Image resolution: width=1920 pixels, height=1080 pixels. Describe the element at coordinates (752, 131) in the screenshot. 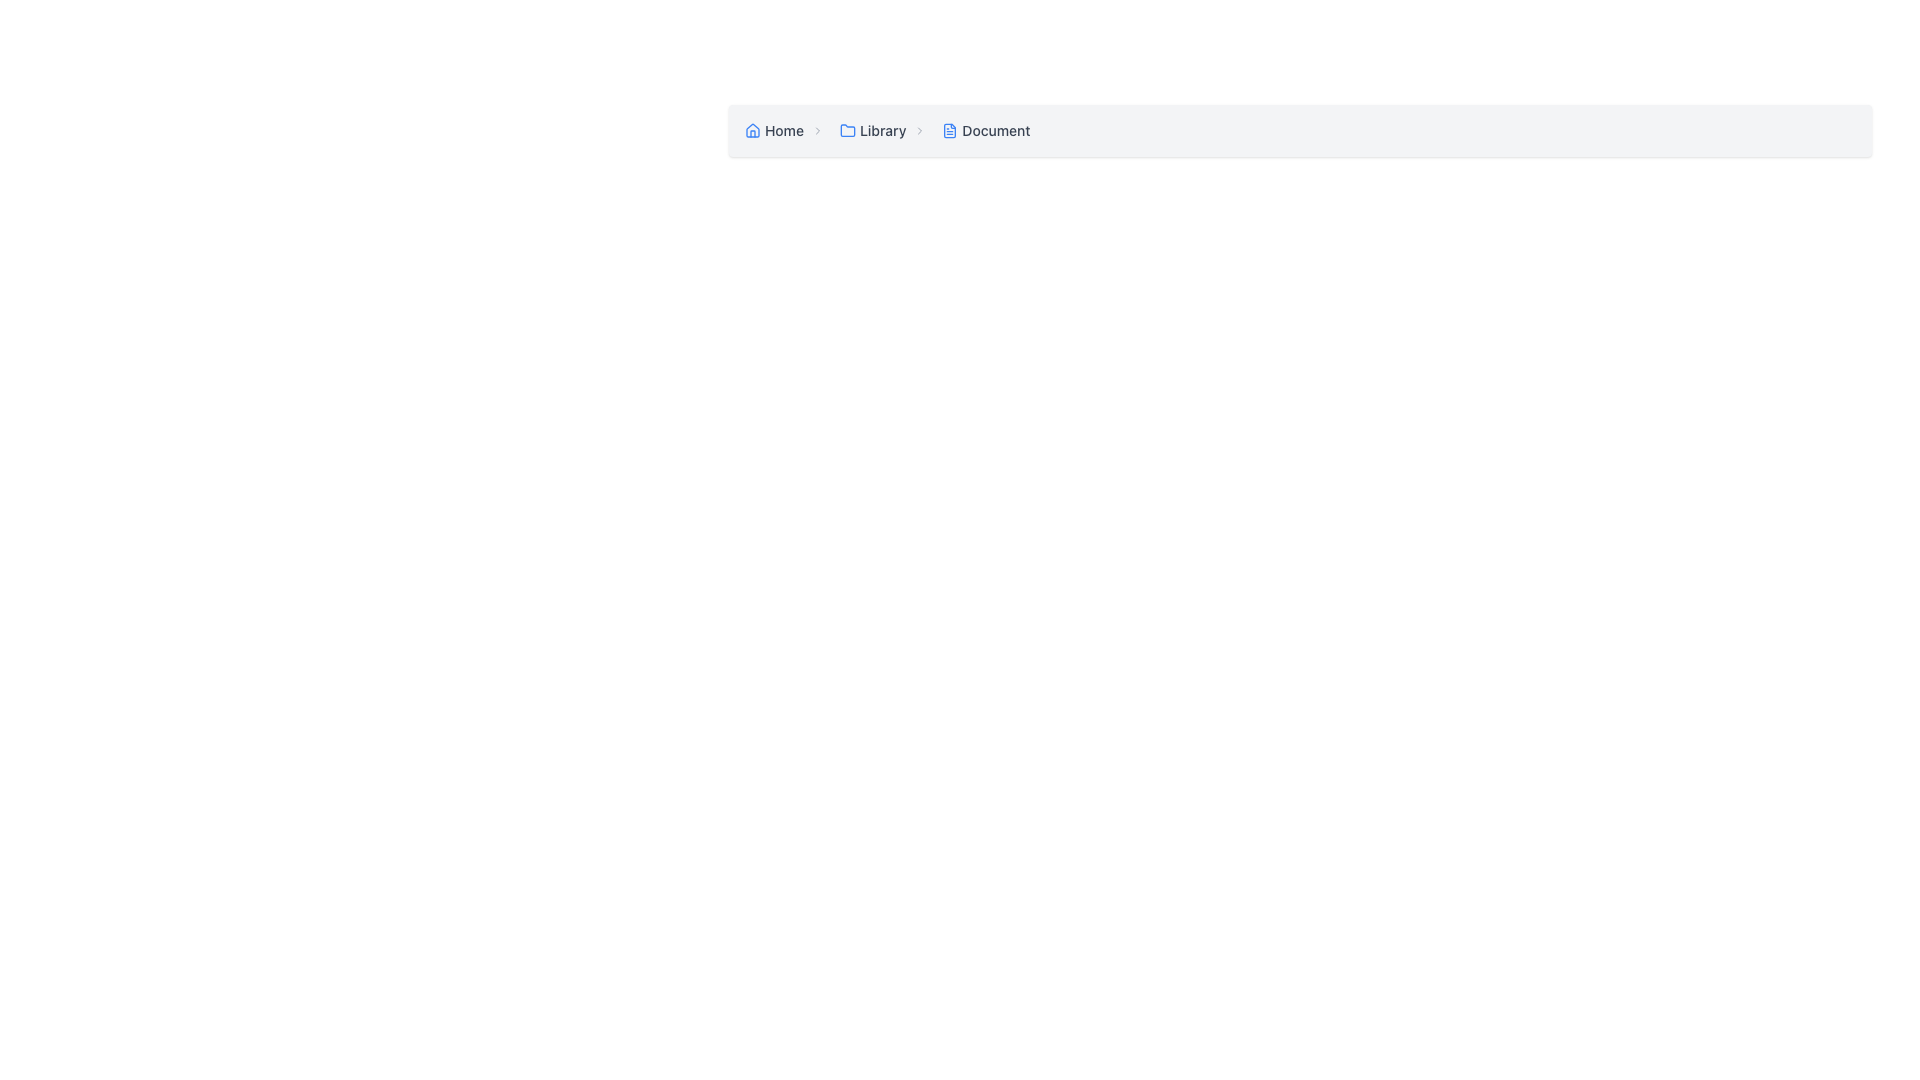

I see `the small blue house-shaped icon located at the leftmost edge of the breadcrumb navigation bar, positioned before the text 'Home'` at that location.